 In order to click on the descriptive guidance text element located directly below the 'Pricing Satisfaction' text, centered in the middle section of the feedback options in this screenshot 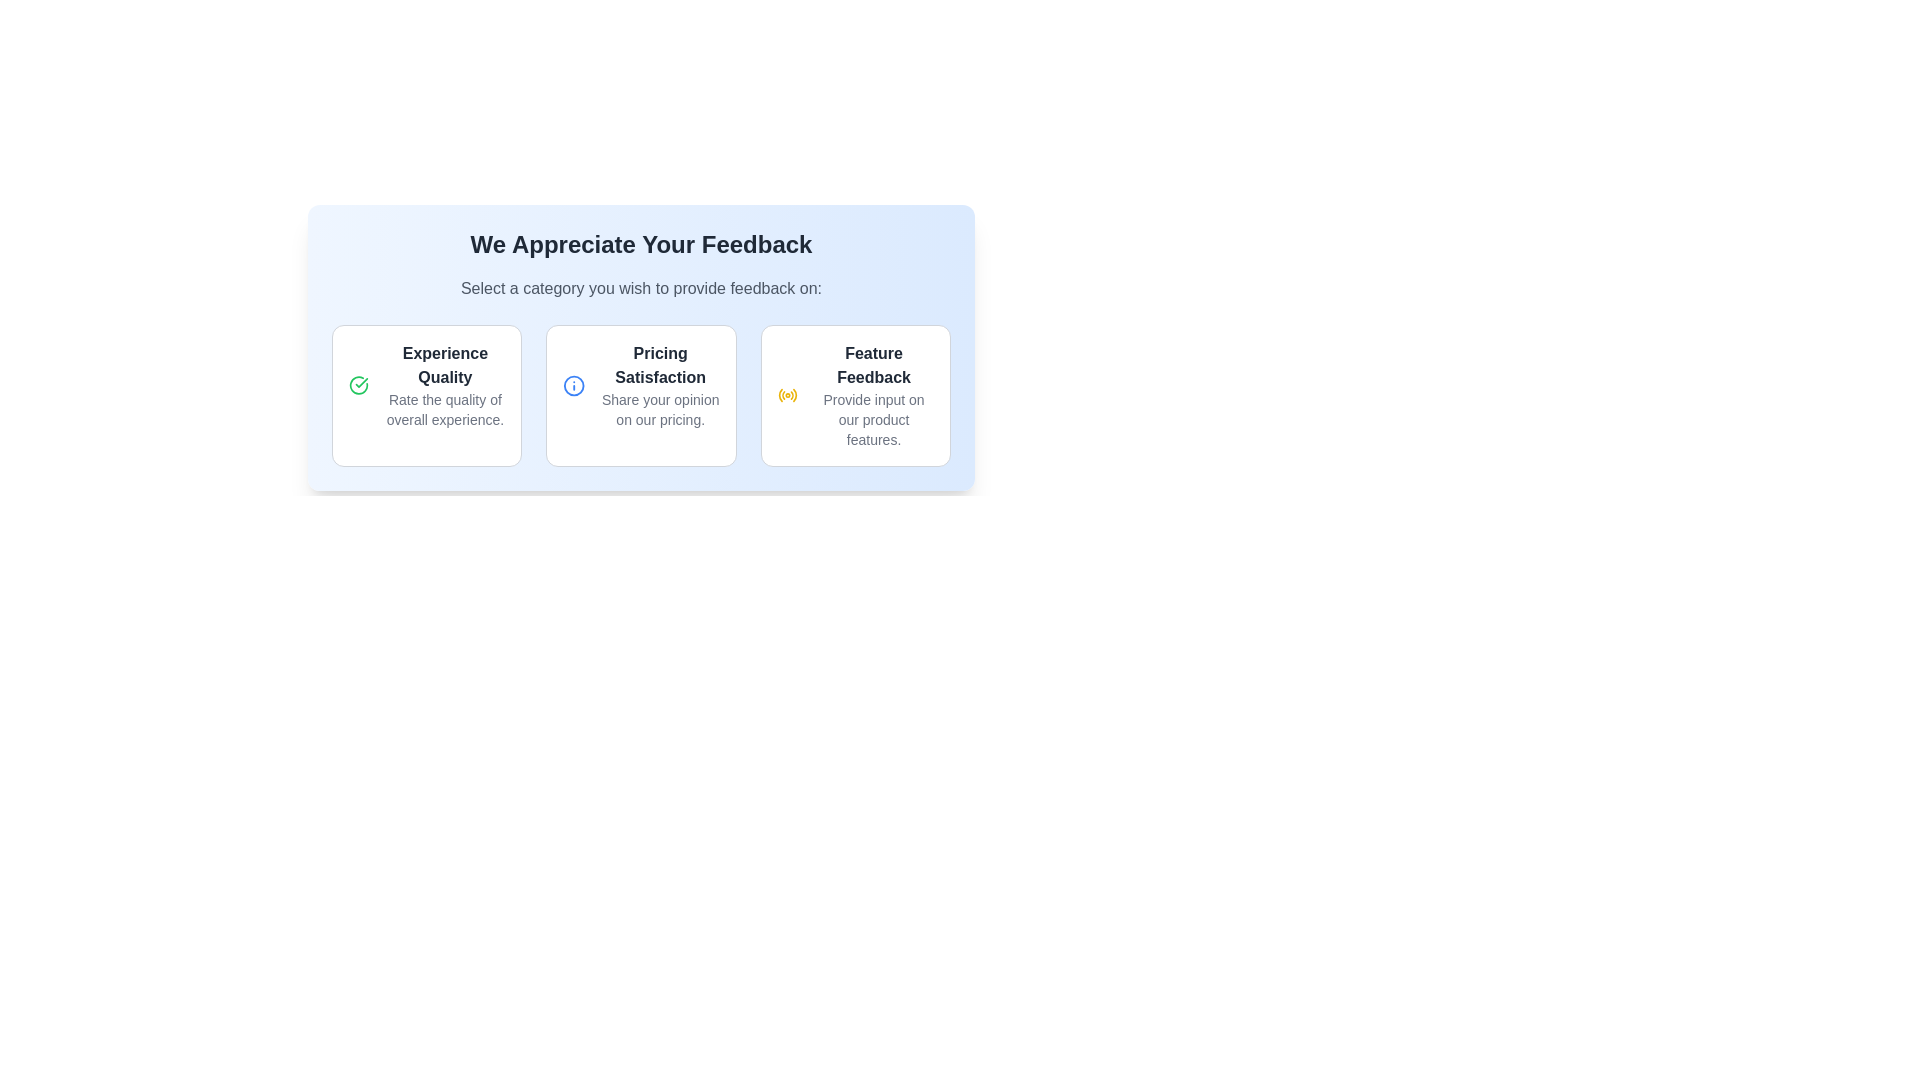, I will do `click(660, 408)`.